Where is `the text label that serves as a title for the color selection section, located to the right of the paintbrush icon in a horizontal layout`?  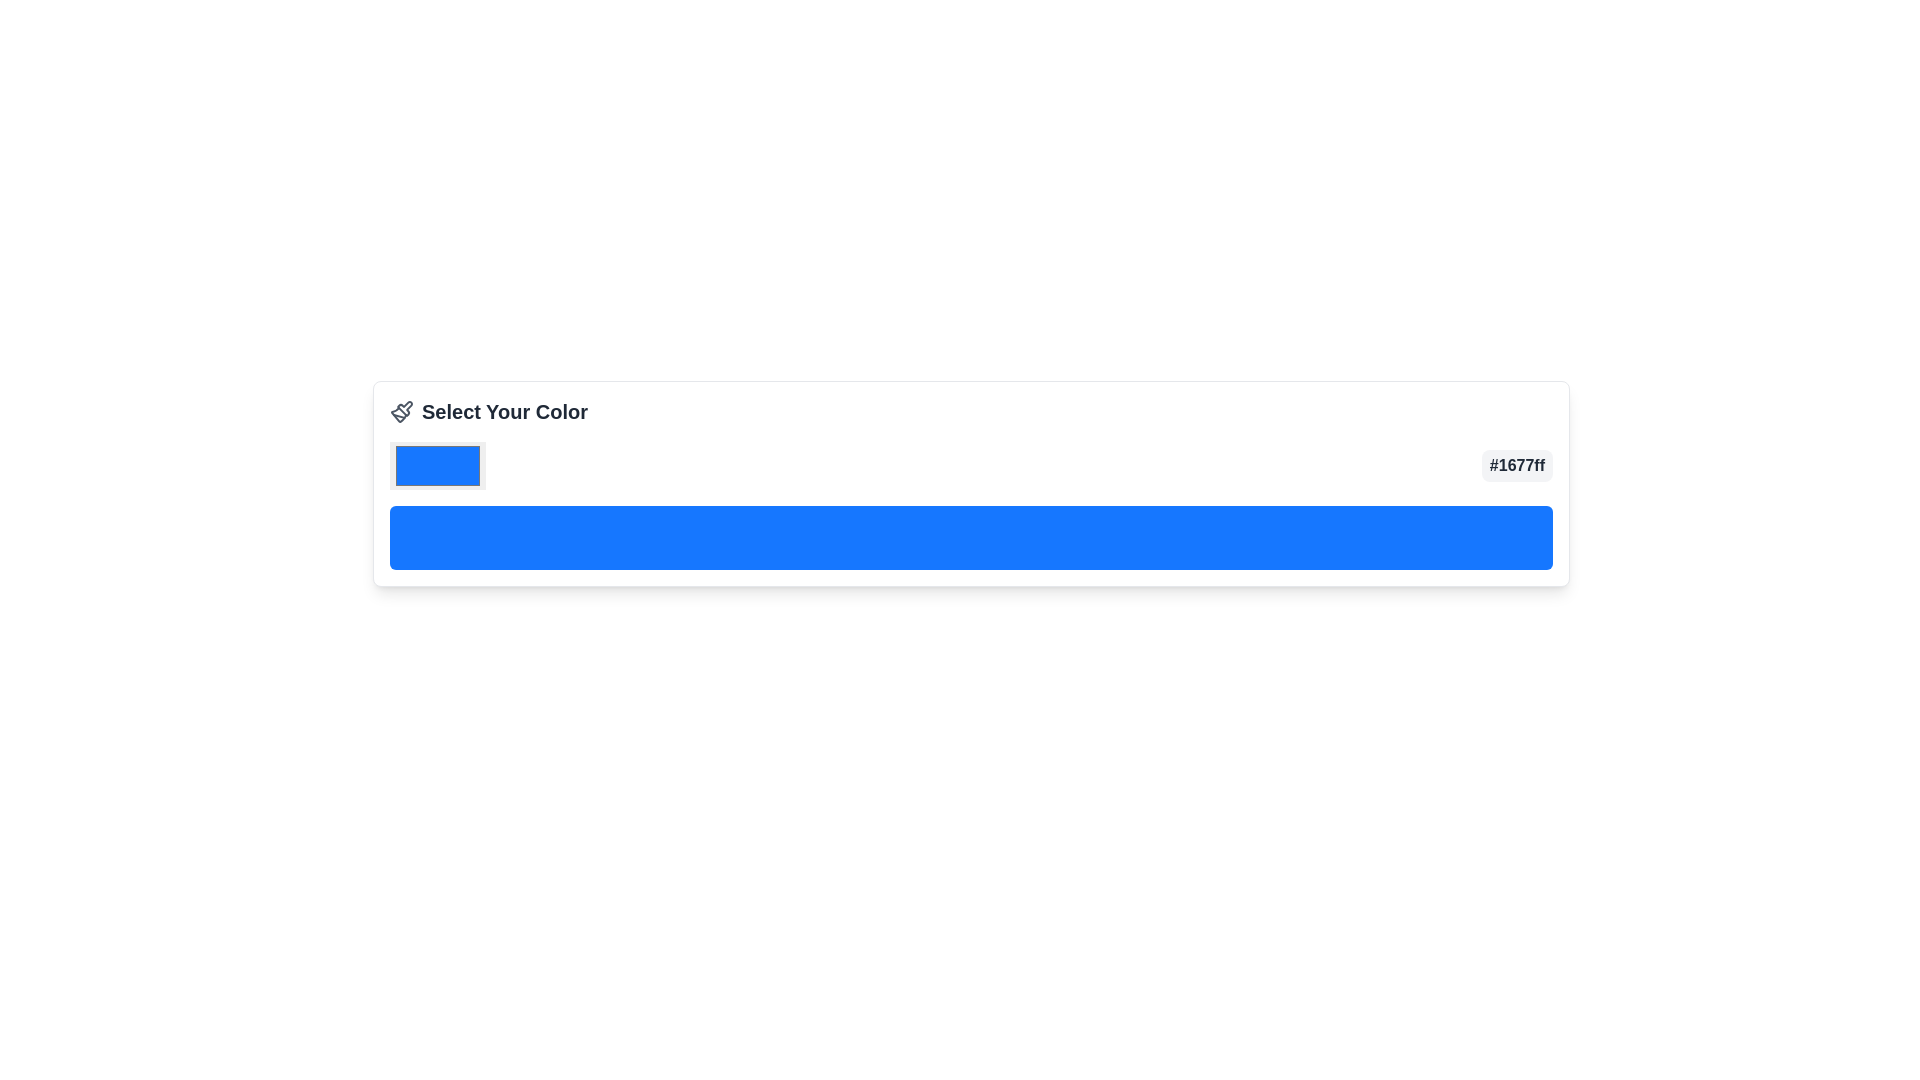 the text label that serves as a title for the color selection section, located to the right of the paintbrush icon in a horizontal layout is located at coordinates (504, 411).